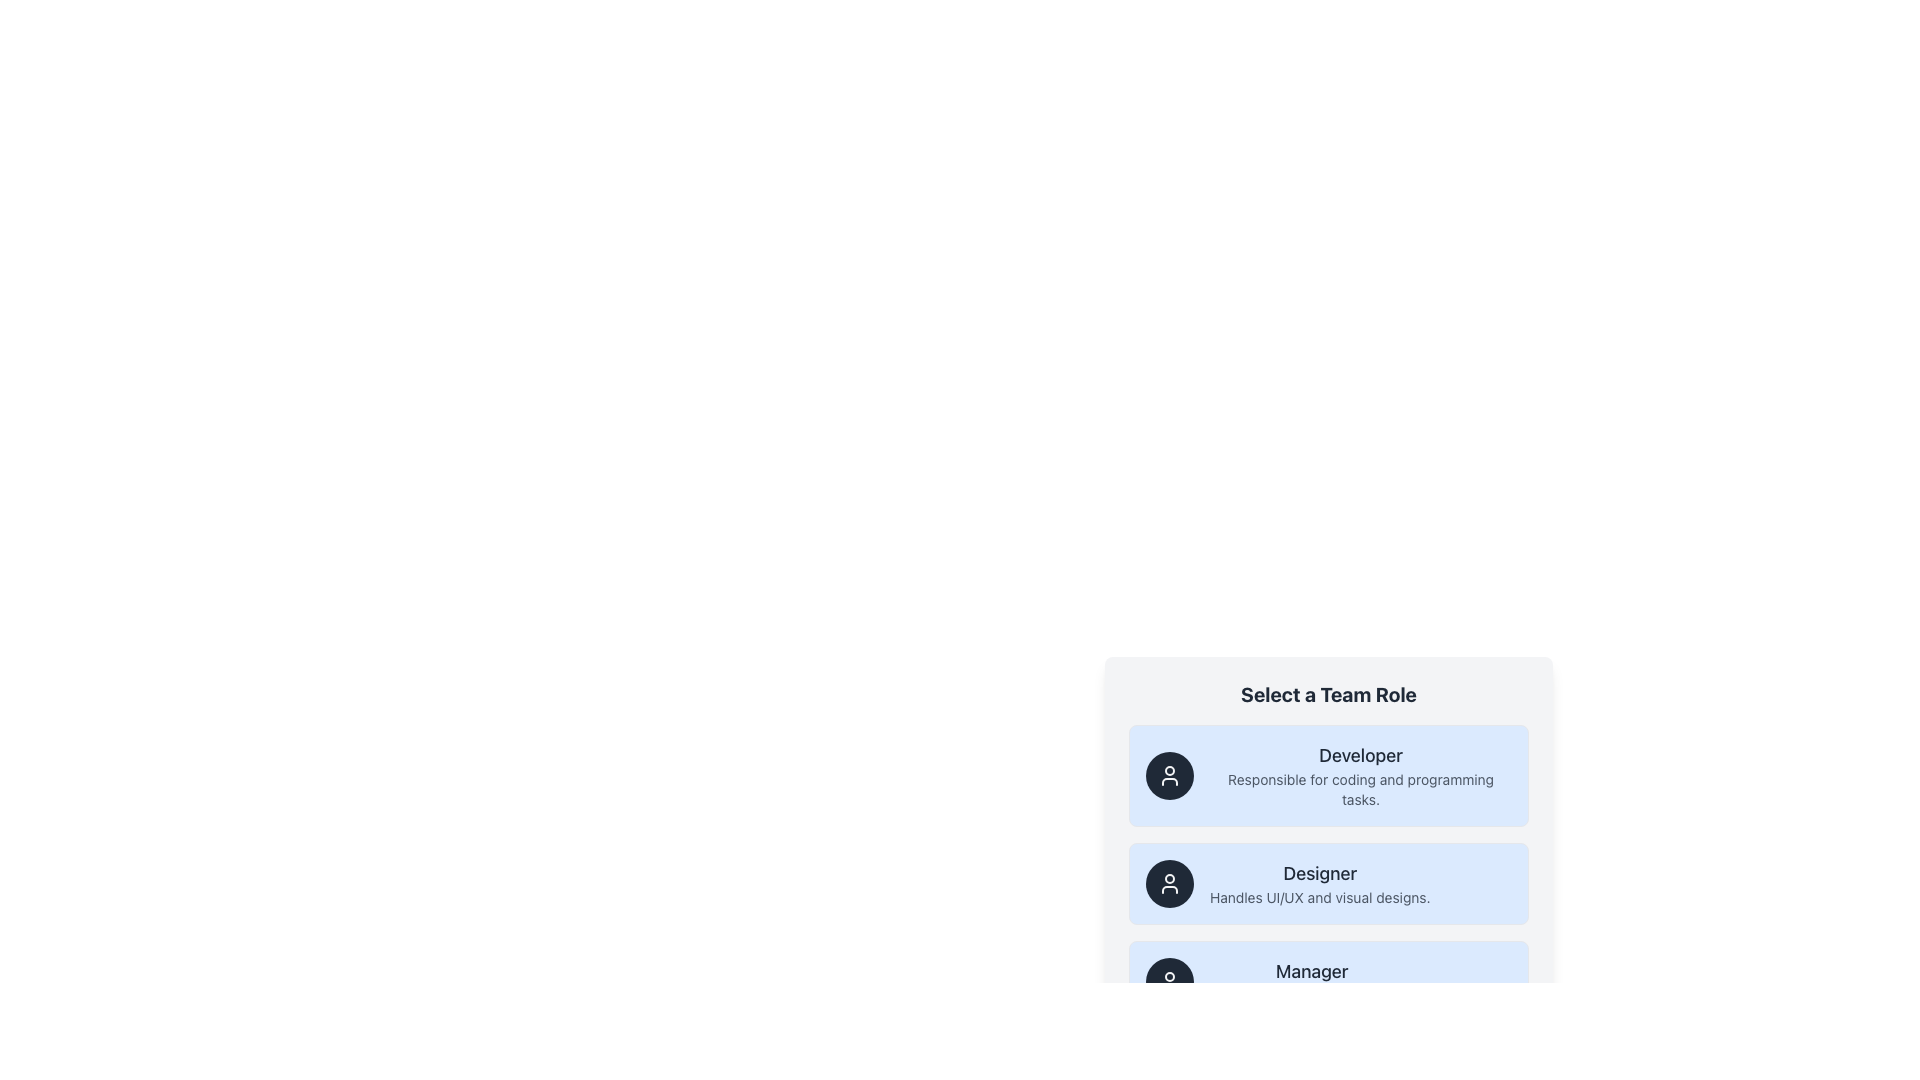 The image size is (1920, 1080). I want to click on the 'Manager' role icon located in the third section of the vertical list under 'Select a Team Role', so click(1170, 981).